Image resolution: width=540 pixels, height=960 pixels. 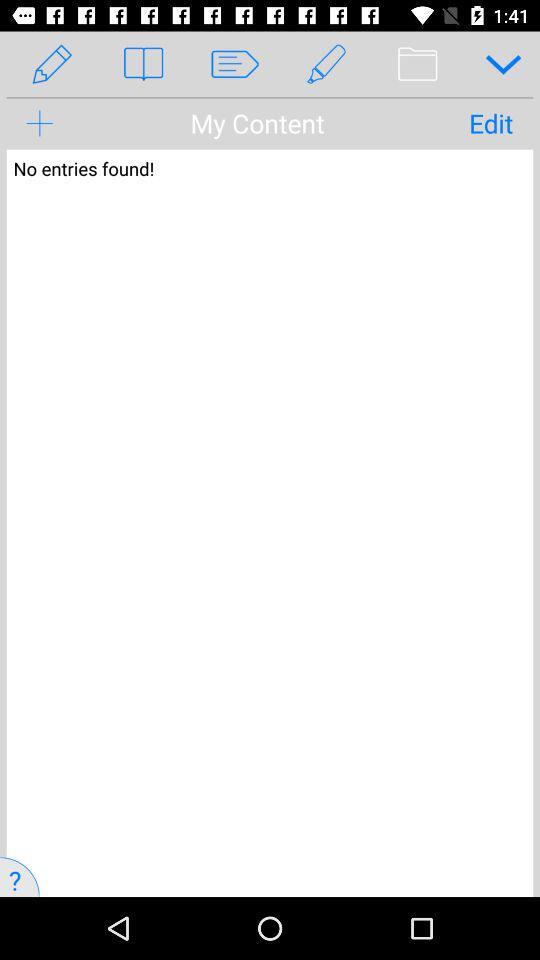 What do you see at coordinates (142, 64) in the screenshot?
I see `the book icon` at bounding box center [142, 64].